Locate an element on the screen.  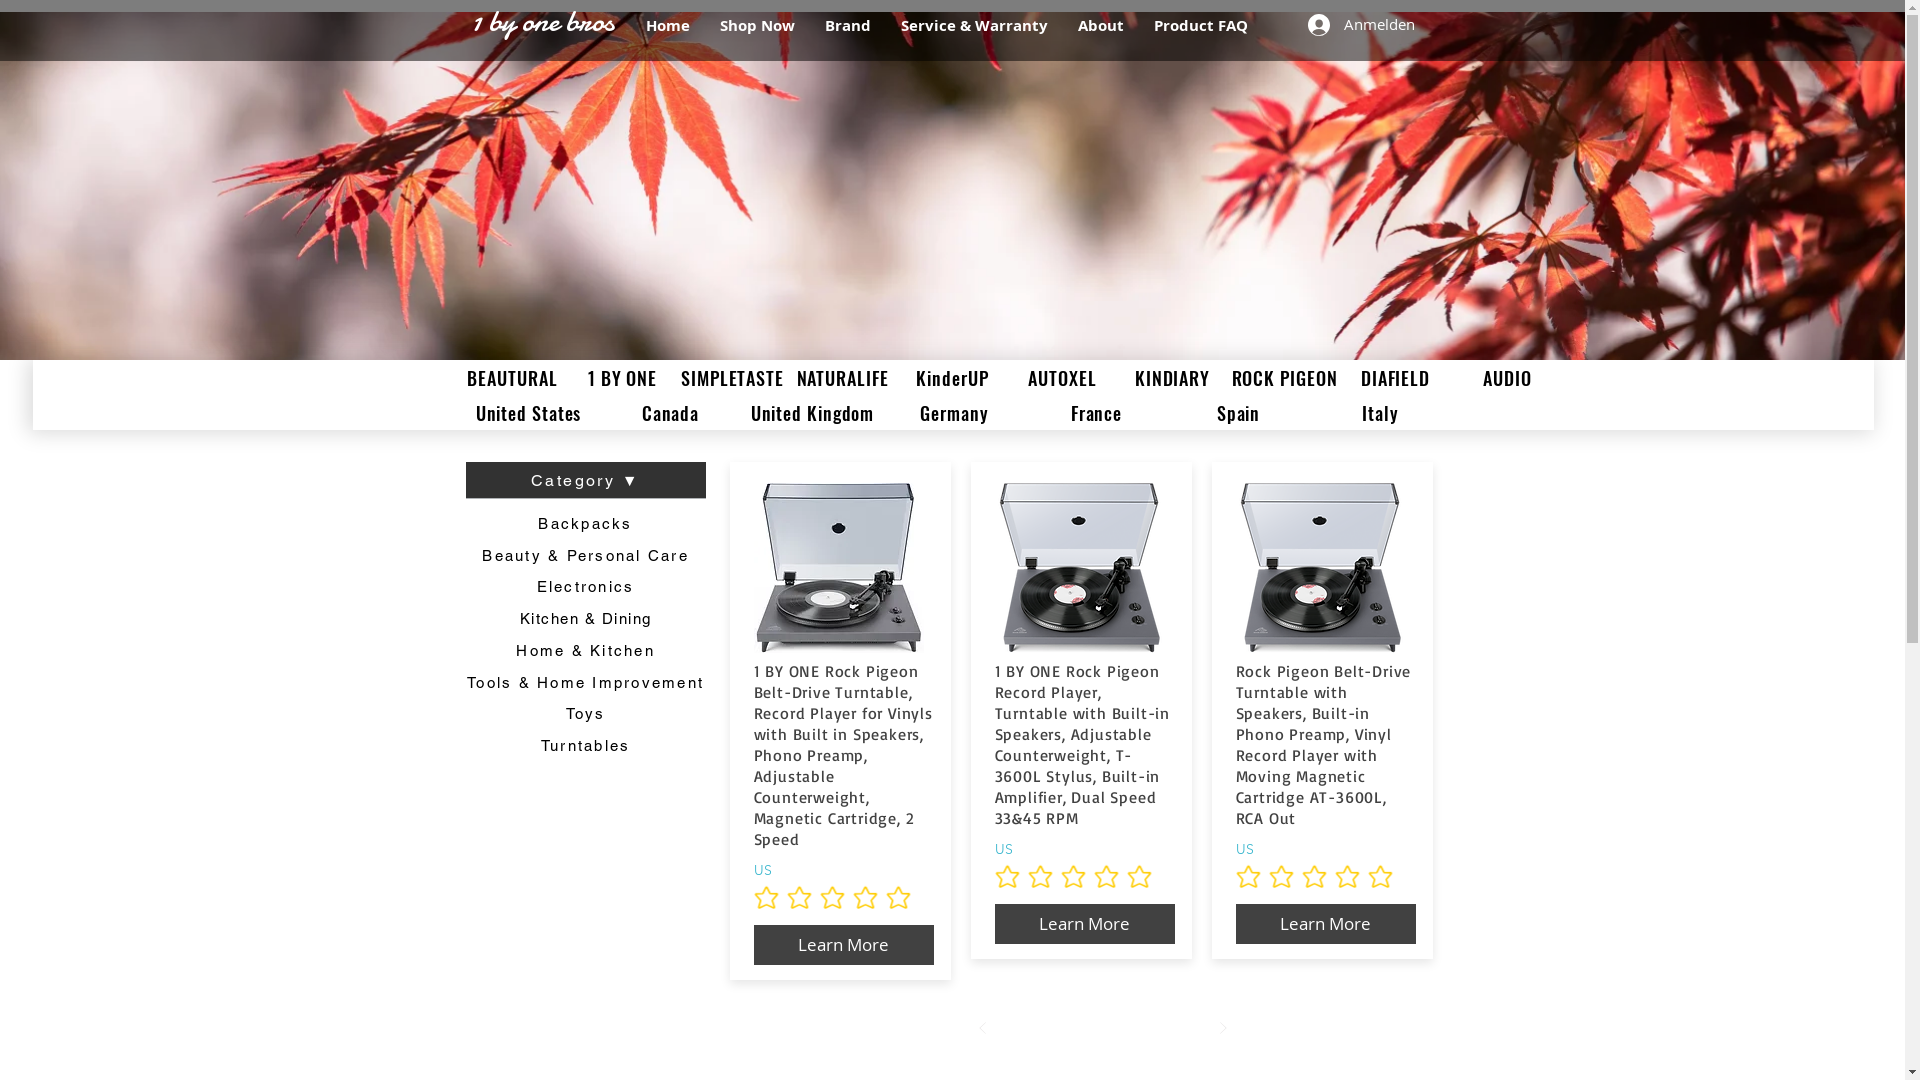
'Germany' is located at coordinates (954, 411).